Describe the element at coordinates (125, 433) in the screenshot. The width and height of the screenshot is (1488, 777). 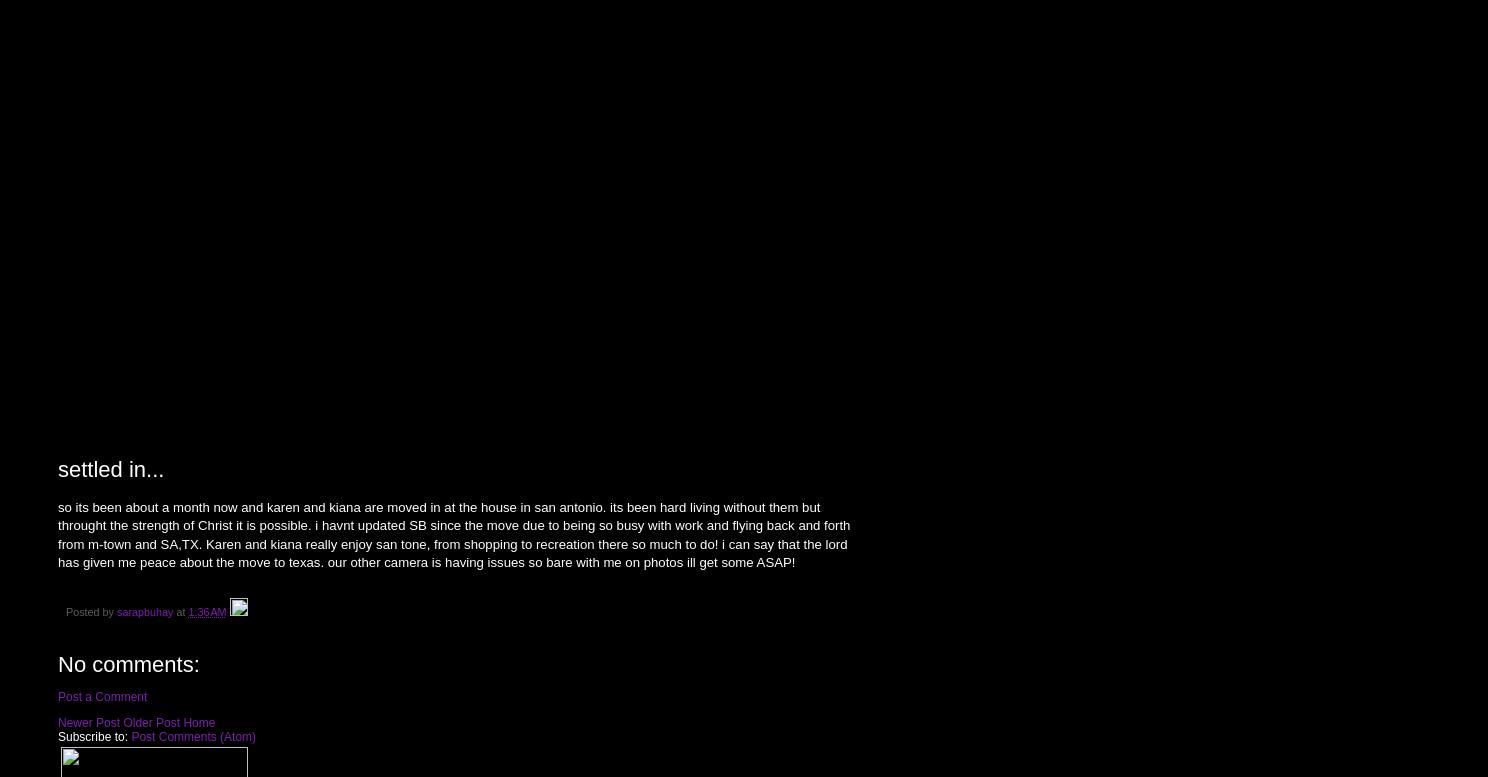
I see `'Saturday, April 7, 2007'` at that location.